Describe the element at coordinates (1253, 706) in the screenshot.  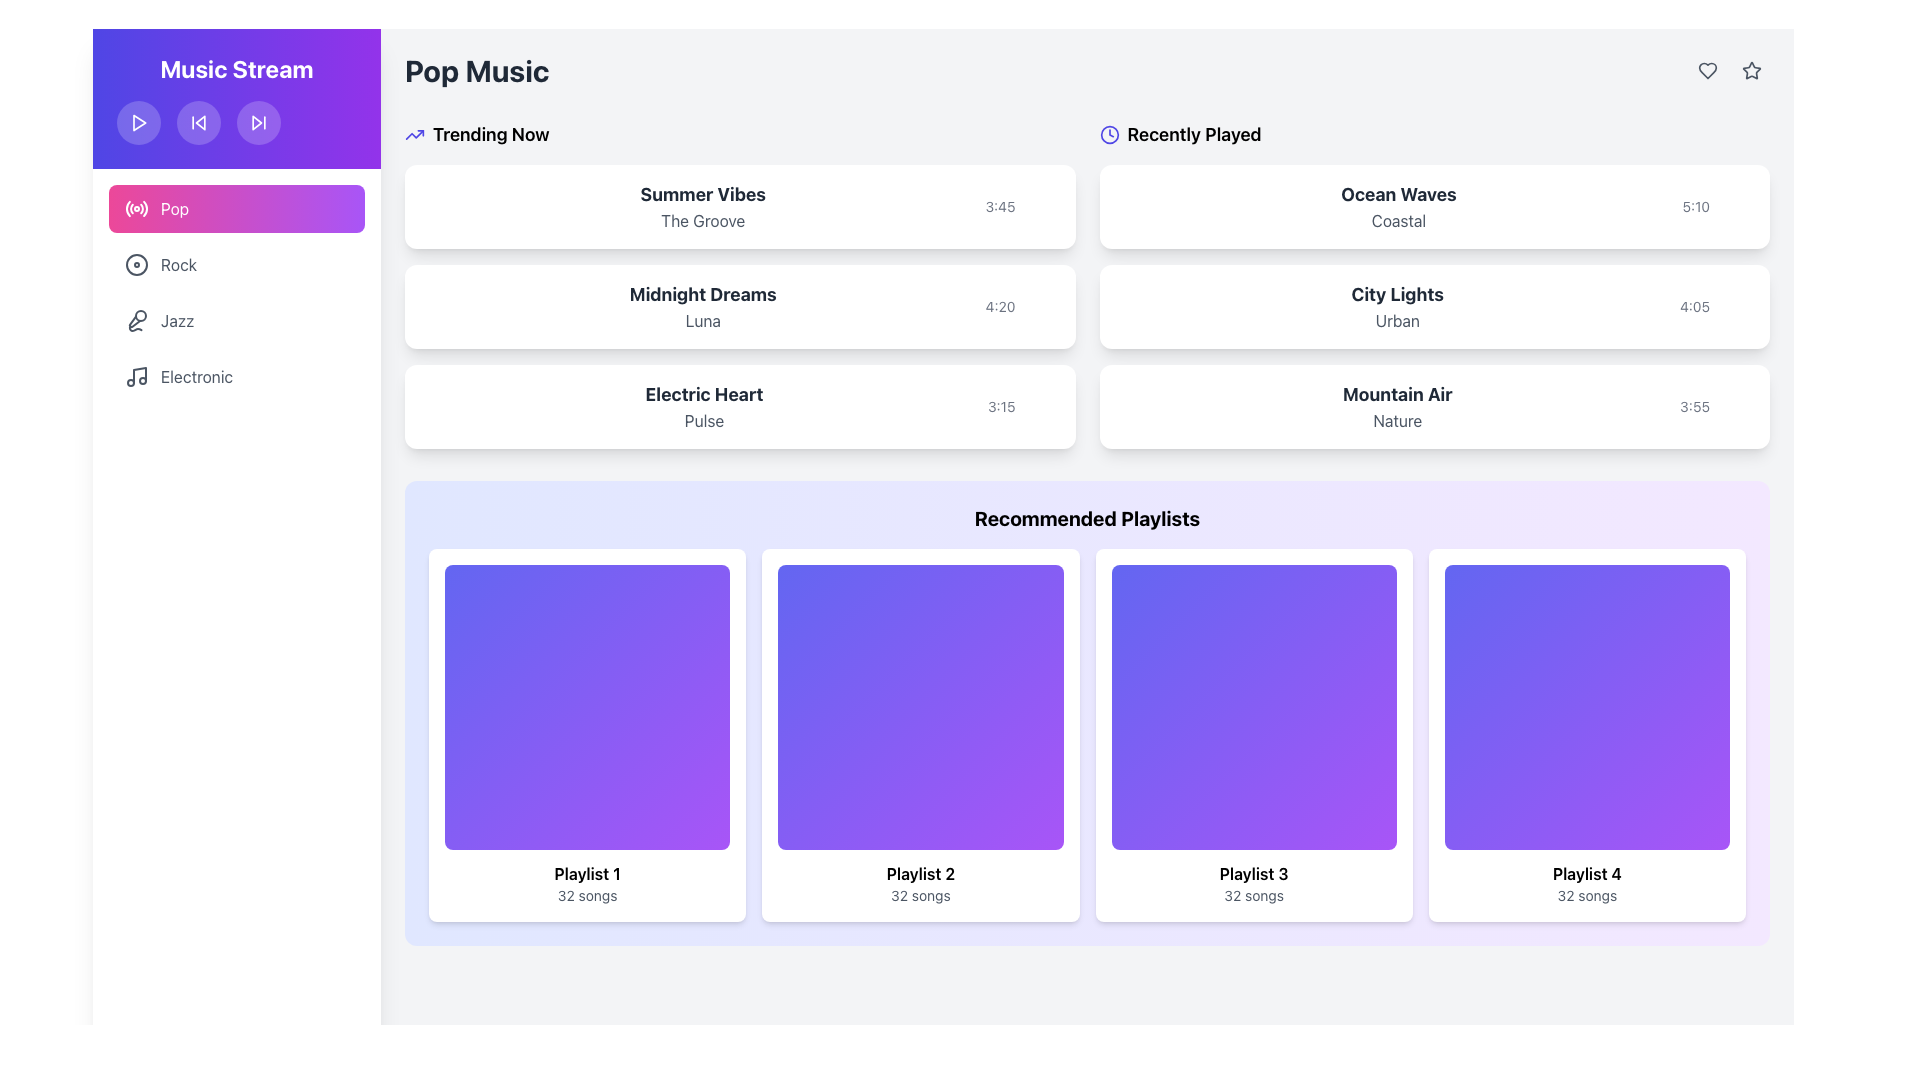
I see `the Decorative gradient tile representing 'Playlist 3' in the 'Recommended Playlists' section` at that location.